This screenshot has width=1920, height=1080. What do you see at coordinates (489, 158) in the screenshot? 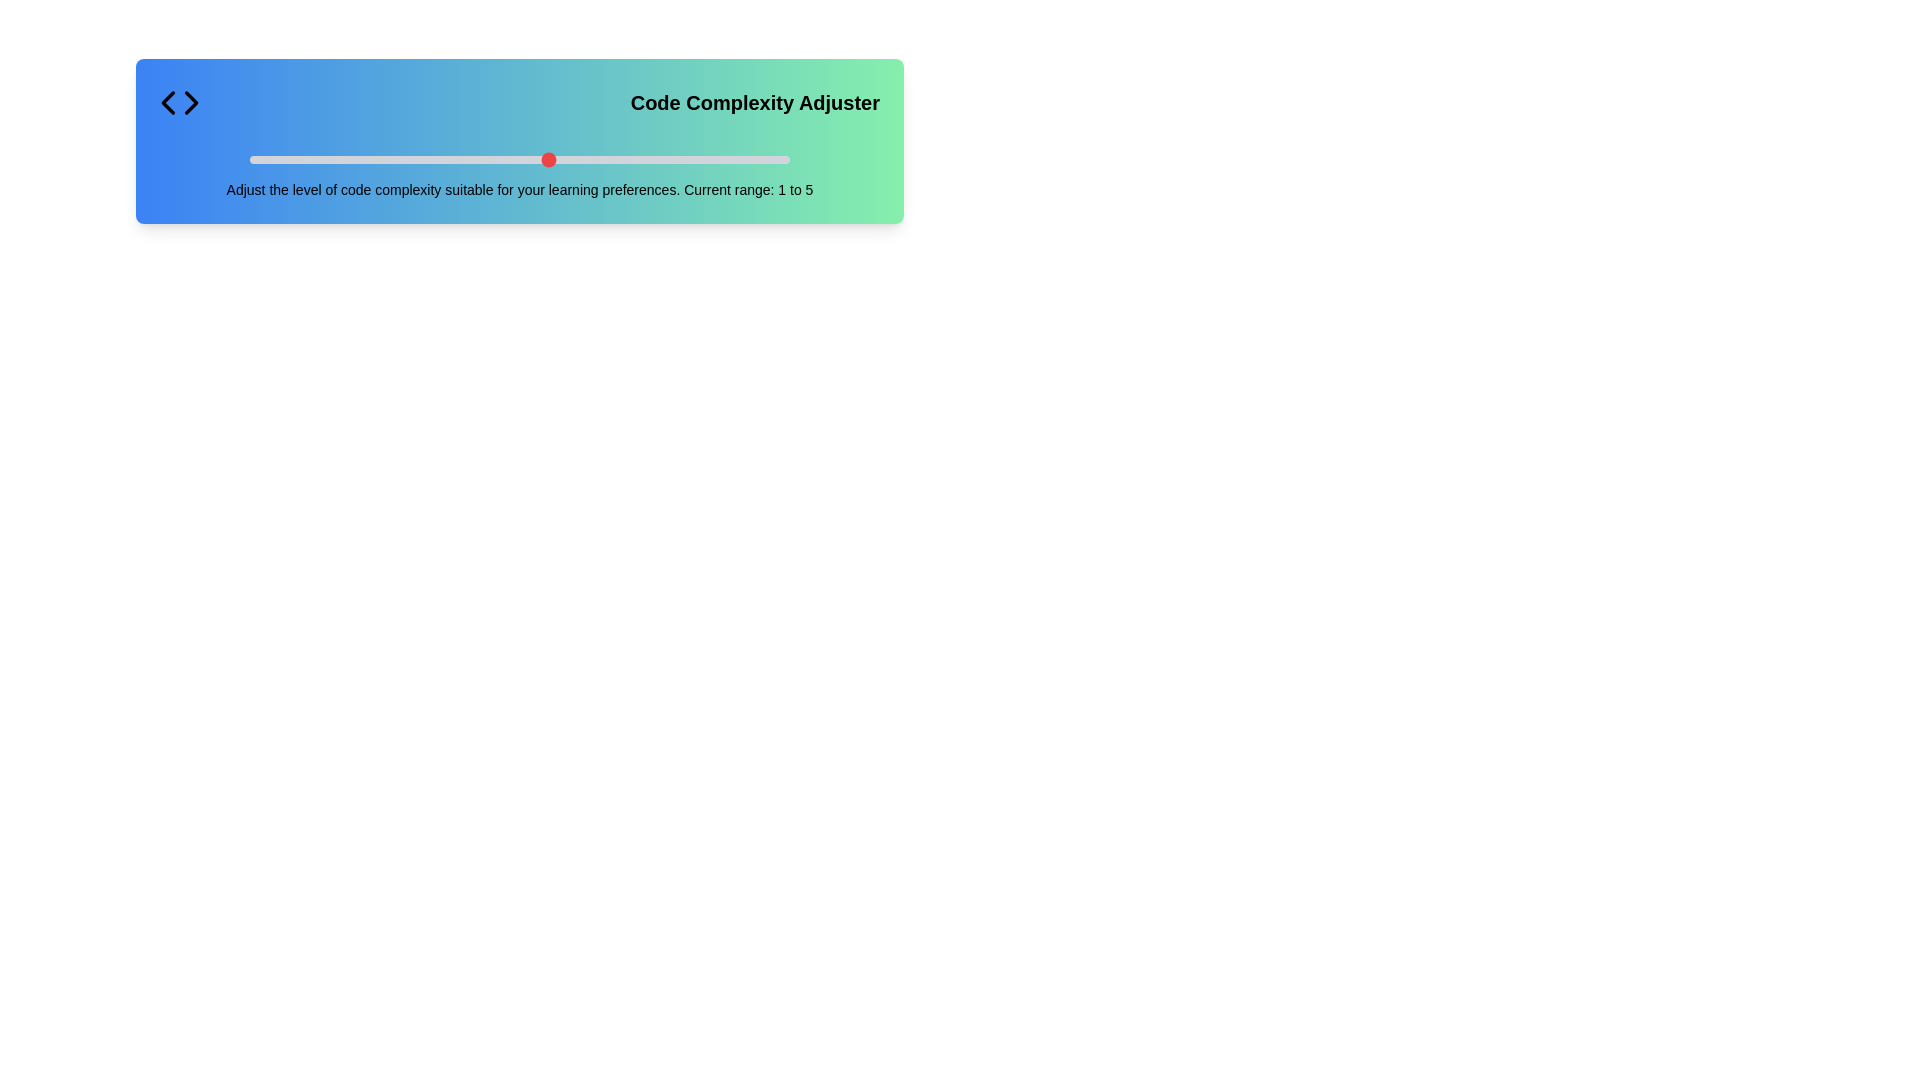
I see `the slider to set the code complexity to 5` at bounding box center [489, 158].